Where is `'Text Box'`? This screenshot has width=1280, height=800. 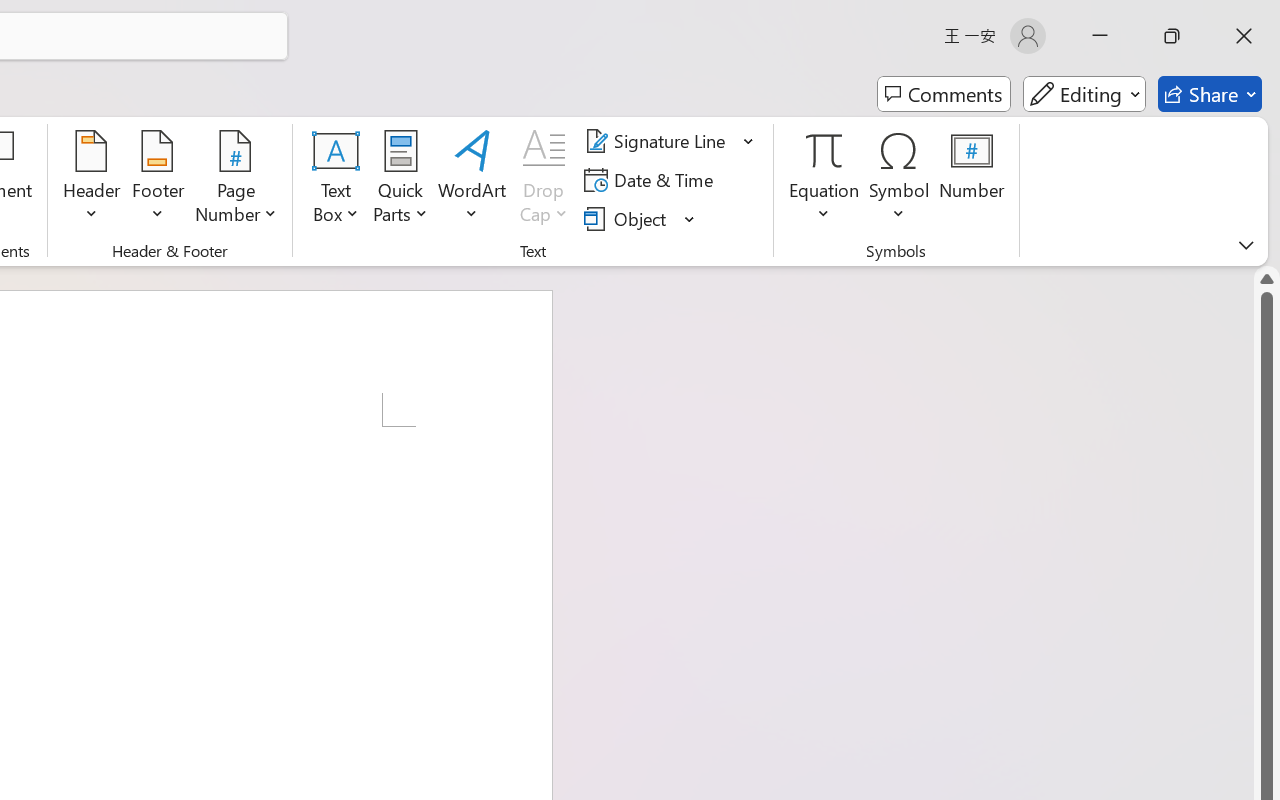
'Text Box' is located at coordinates (336, 179).